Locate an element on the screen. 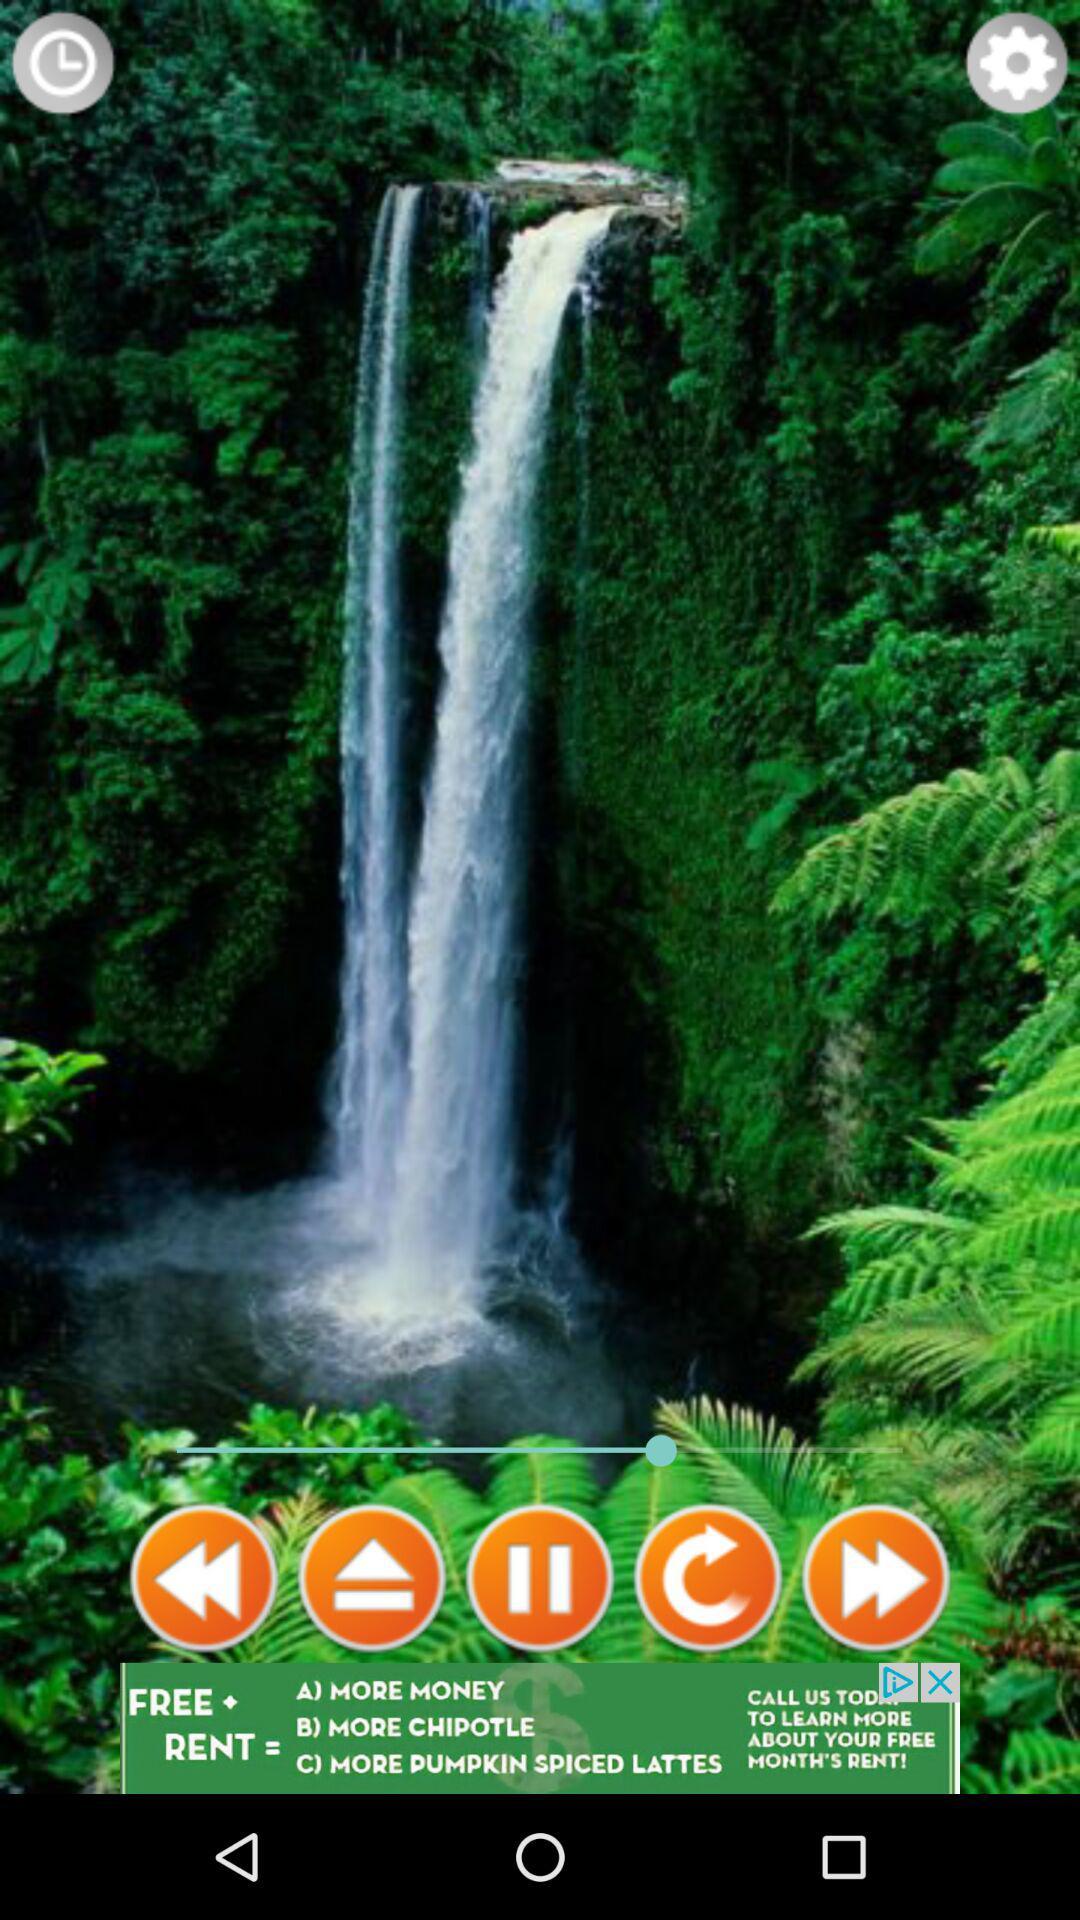 The width and height of the screenshot is (1080, 1920). the settings icon is located at coordinates (1017, 67).